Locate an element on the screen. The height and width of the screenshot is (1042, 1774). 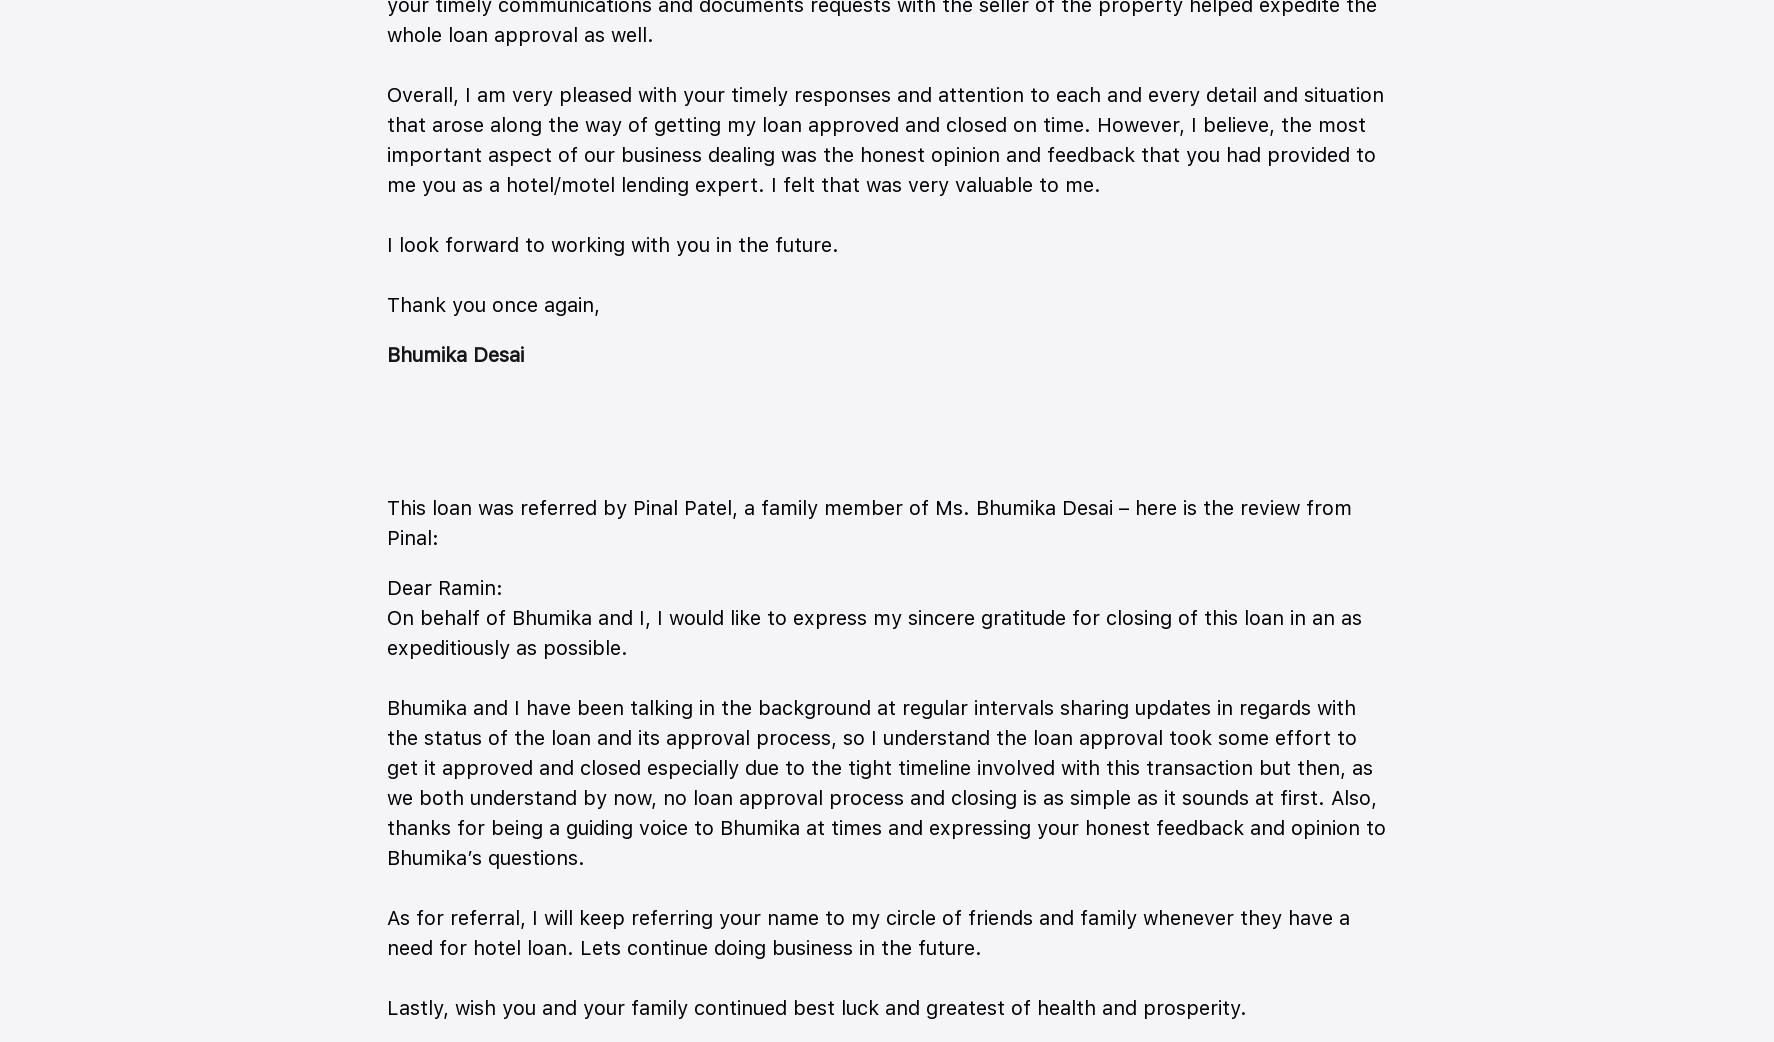
'Lastly, wish you and your family continued best luck and greatest of health and prosperity.' is located at coordinates (816, 1008).